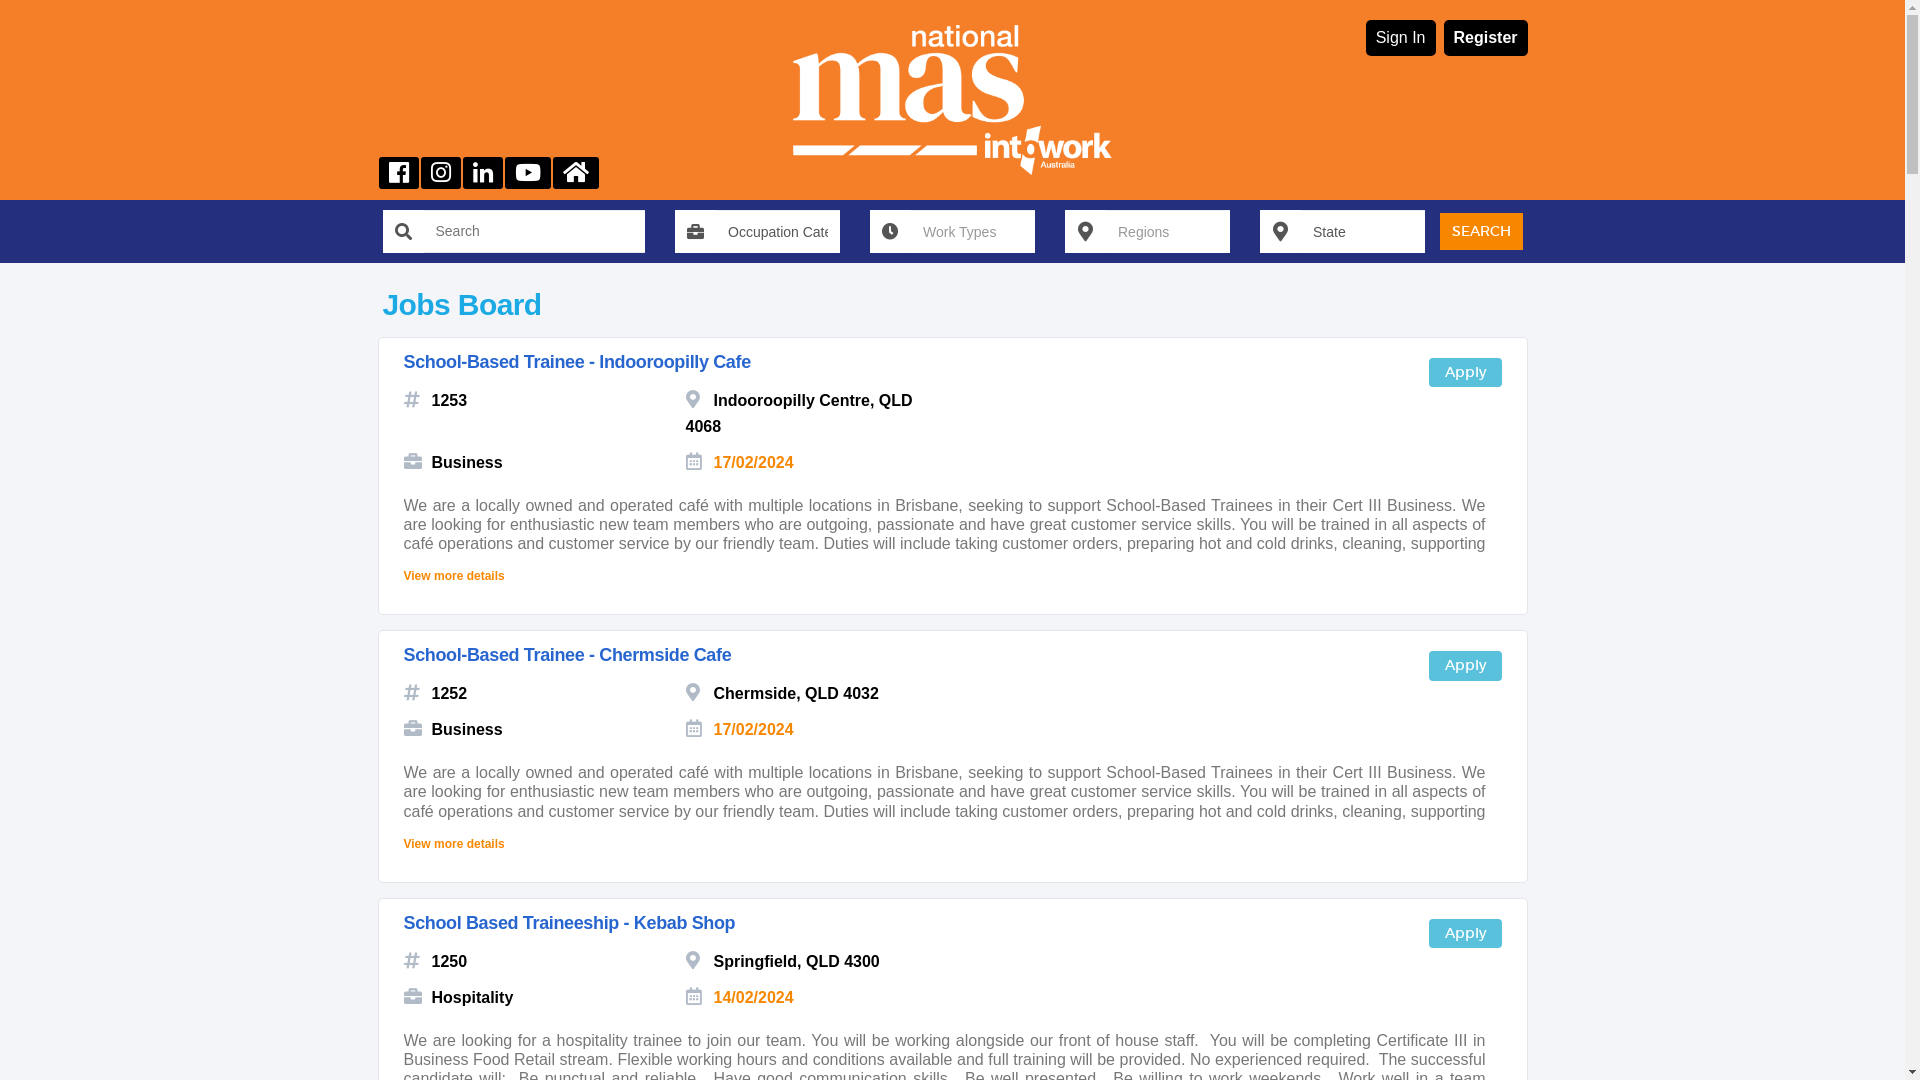  I want to click on 'SEARCH', so click(1481, 230).